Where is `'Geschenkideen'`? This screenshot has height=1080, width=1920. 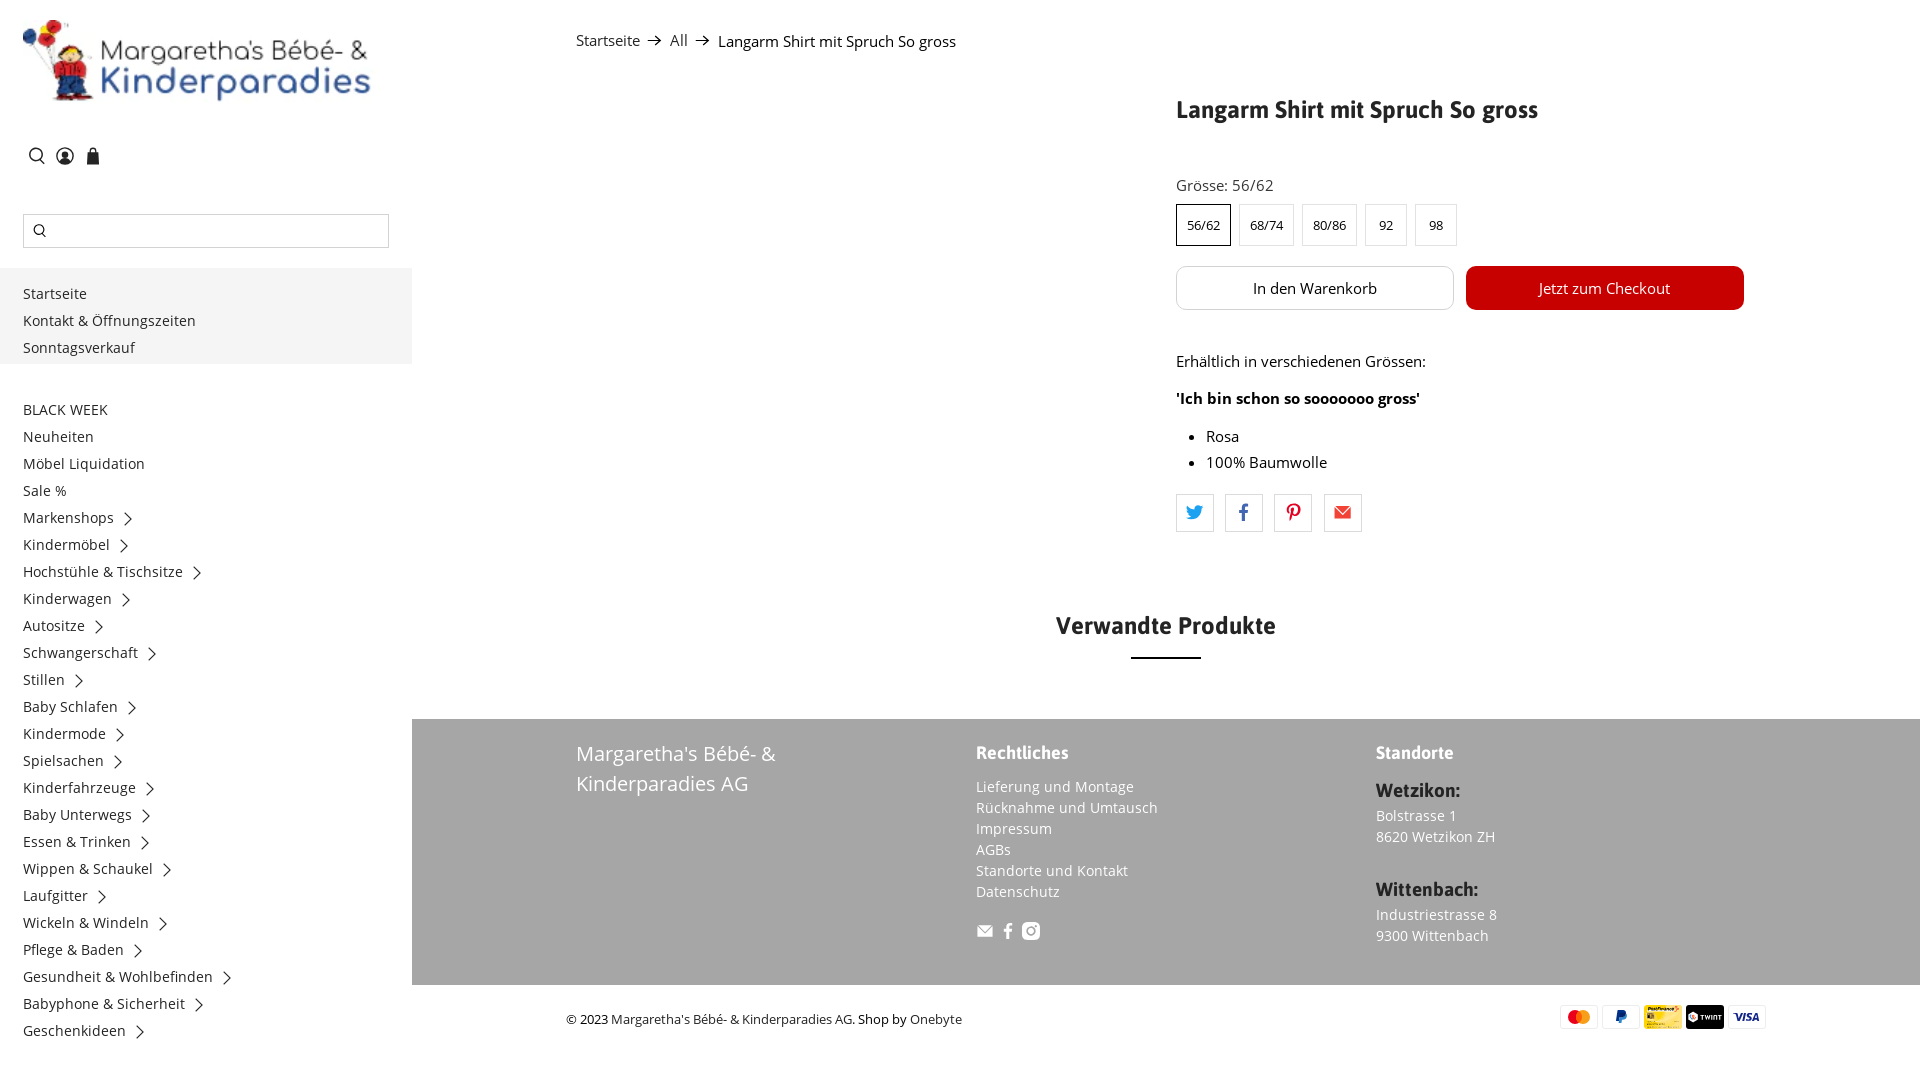
'Geschenkideen' is located at coordinates (90, 1033).